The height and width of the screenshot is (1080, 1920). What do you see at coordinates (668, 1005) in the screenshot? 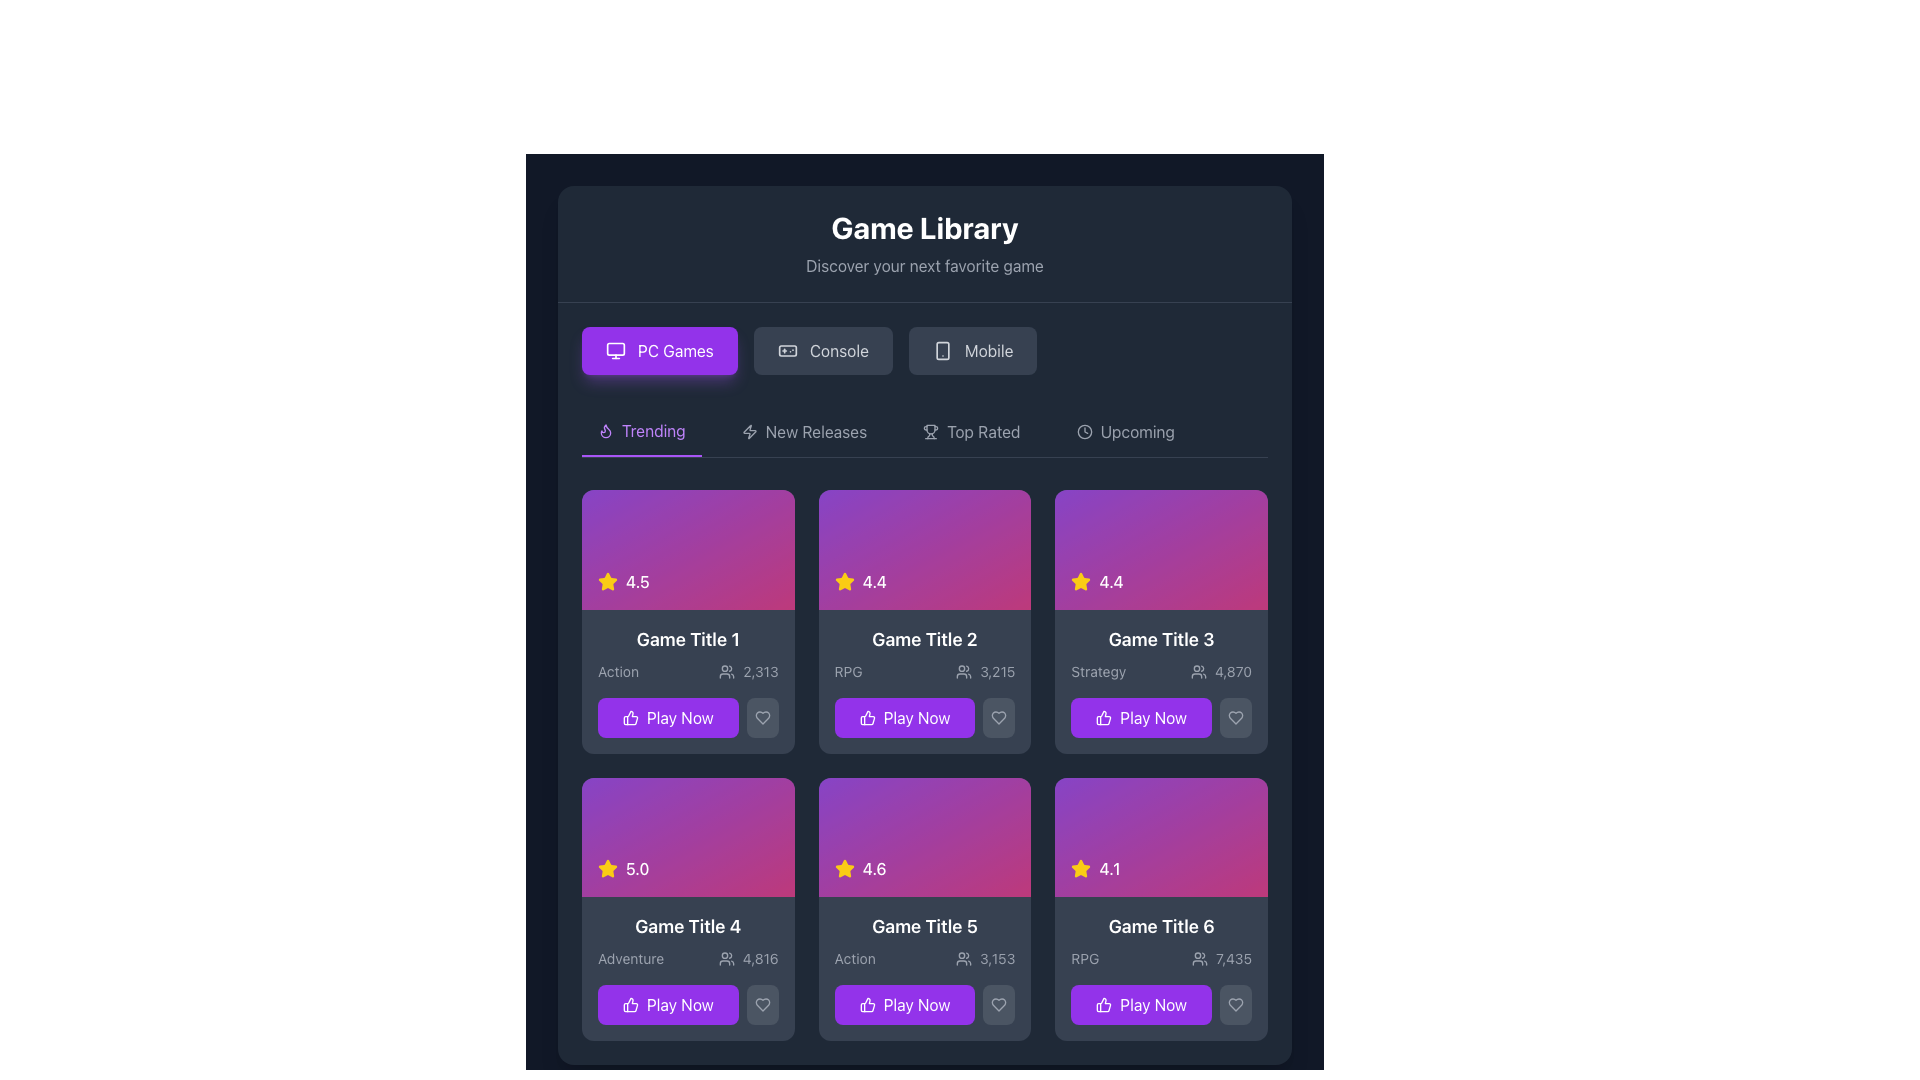
I see `the vibrant purple 'Play Now' button with a thumbs-up icon, located in the bottom section of the Game Title 4 card in the grid layout, to initiate the play action` at bounding box center [668, 1005].